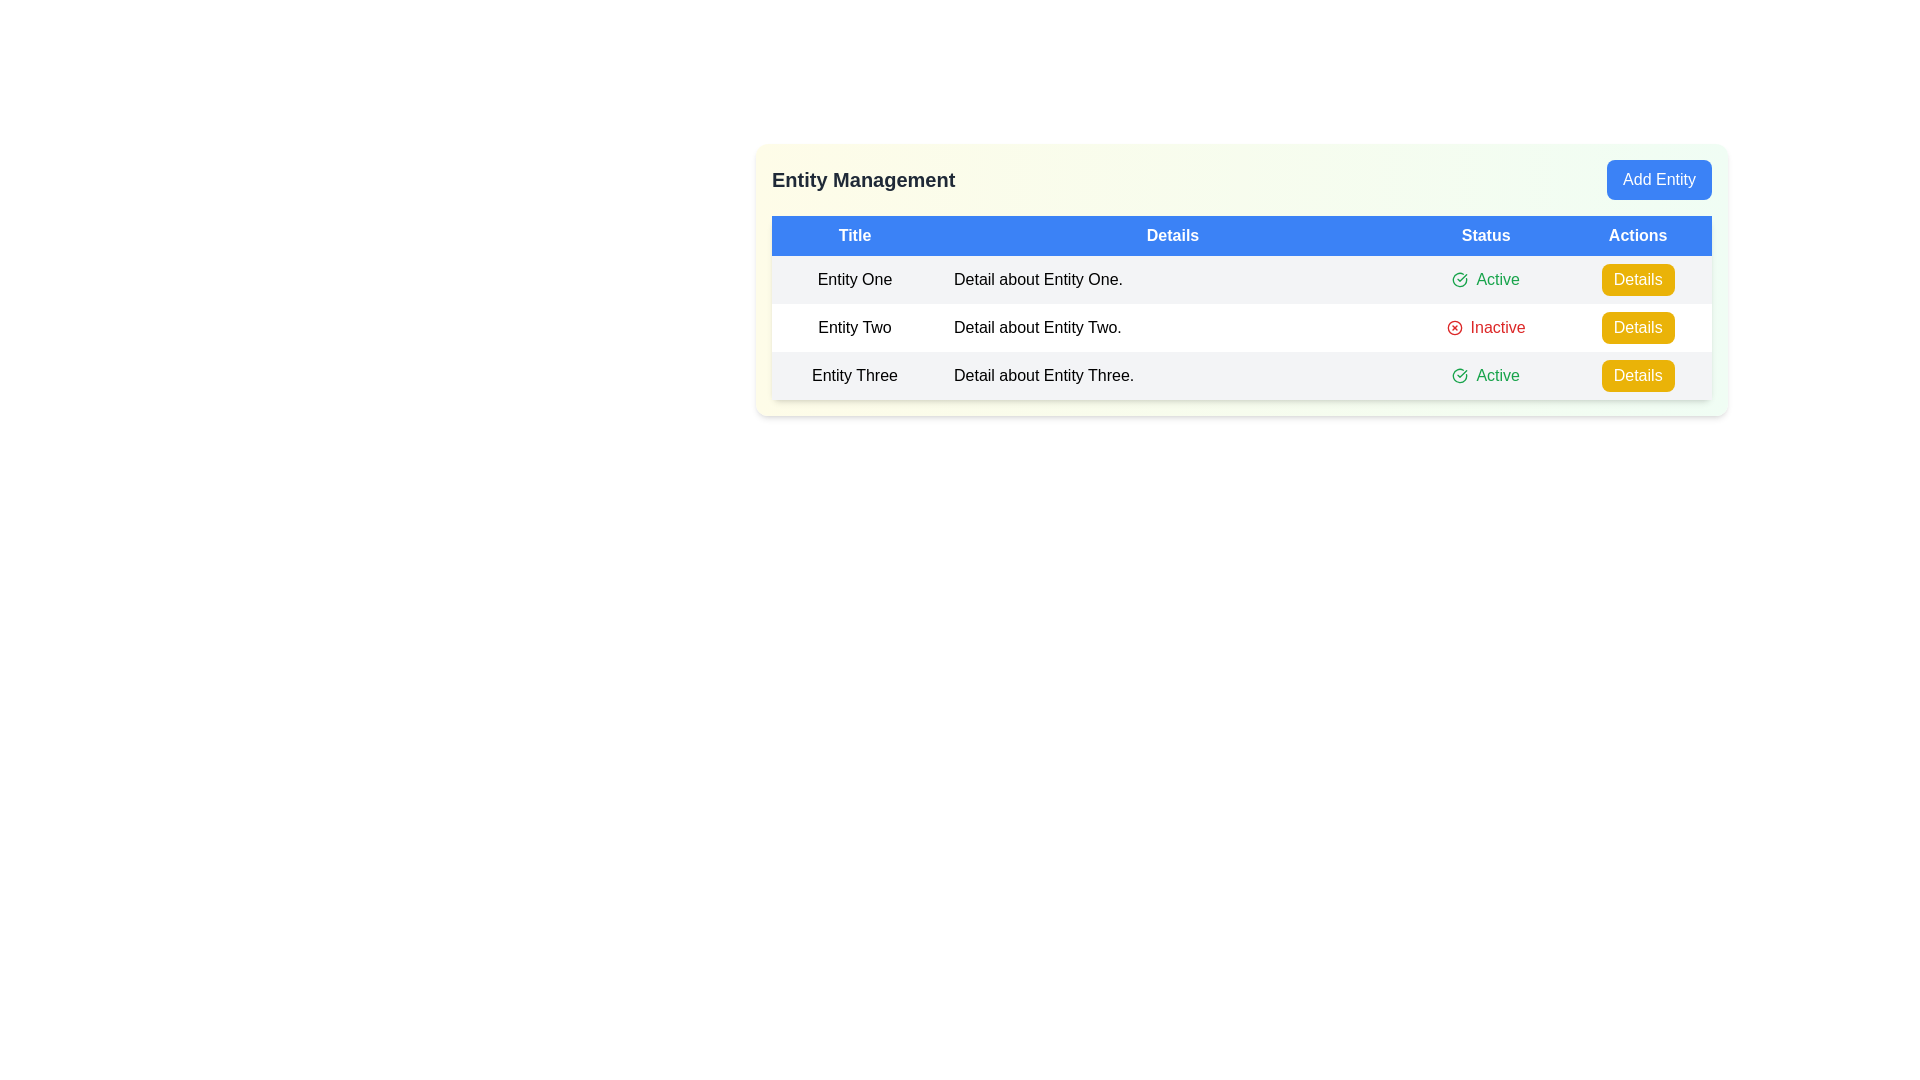 The width and height of the screenshot is (1920, 1080). I want to click on the button in the 'Actions' column of the table, so click(1637, 375).